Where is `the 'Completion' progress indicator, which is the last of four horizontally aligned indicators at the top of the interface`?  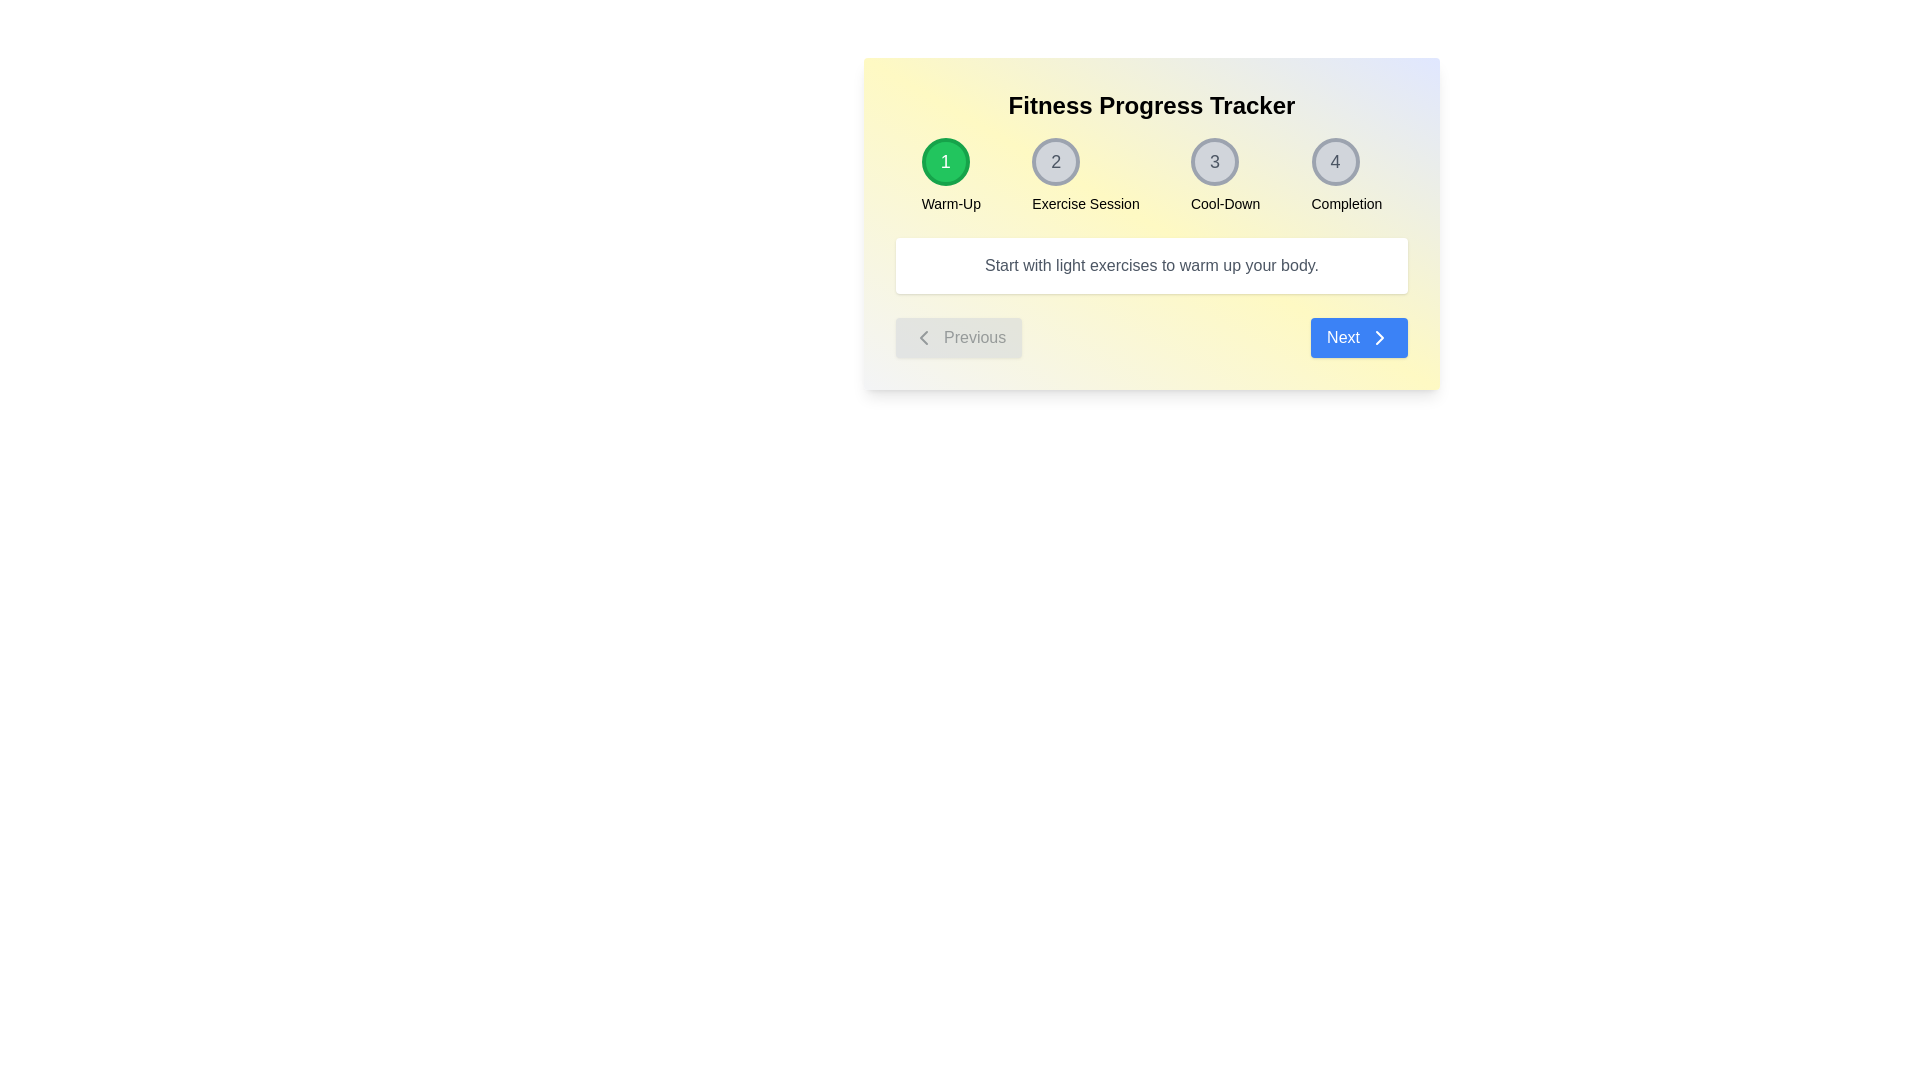
the 'Completion' progress indicator, which is the last of four horizontally aligned indicators at the top of the interface is located at coordinates (1346, 175).